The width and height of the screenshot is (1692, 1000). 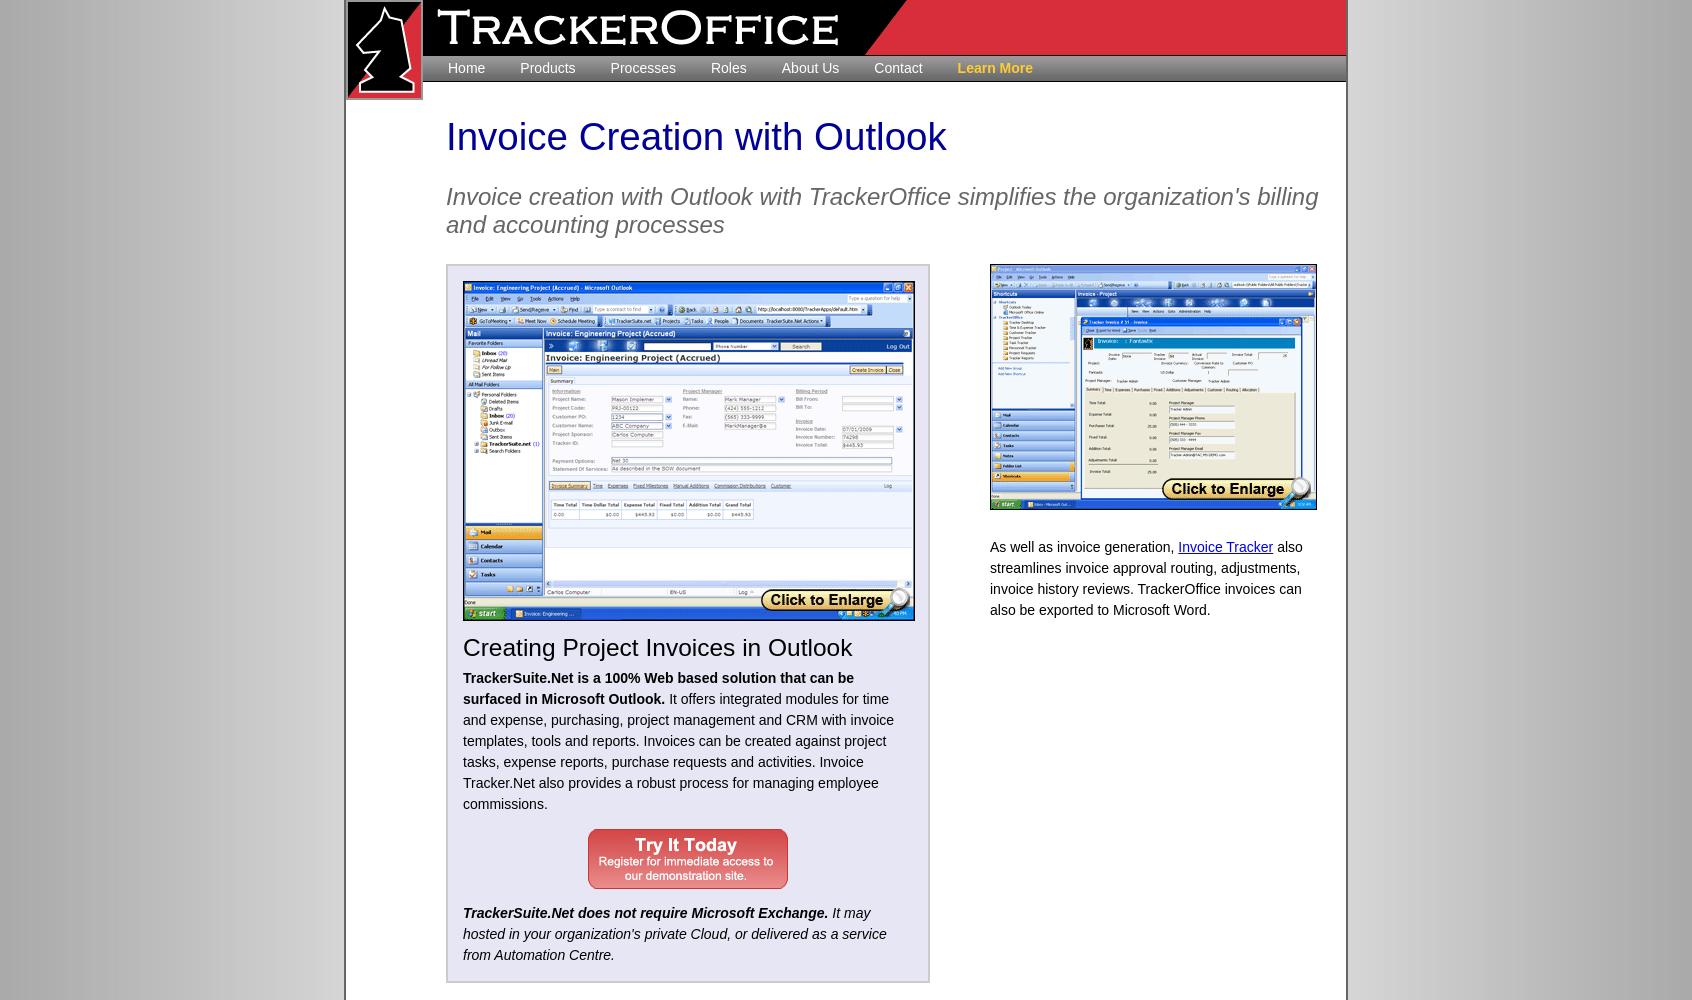 I want to click on 'Processes', so click(x=642, y=67).